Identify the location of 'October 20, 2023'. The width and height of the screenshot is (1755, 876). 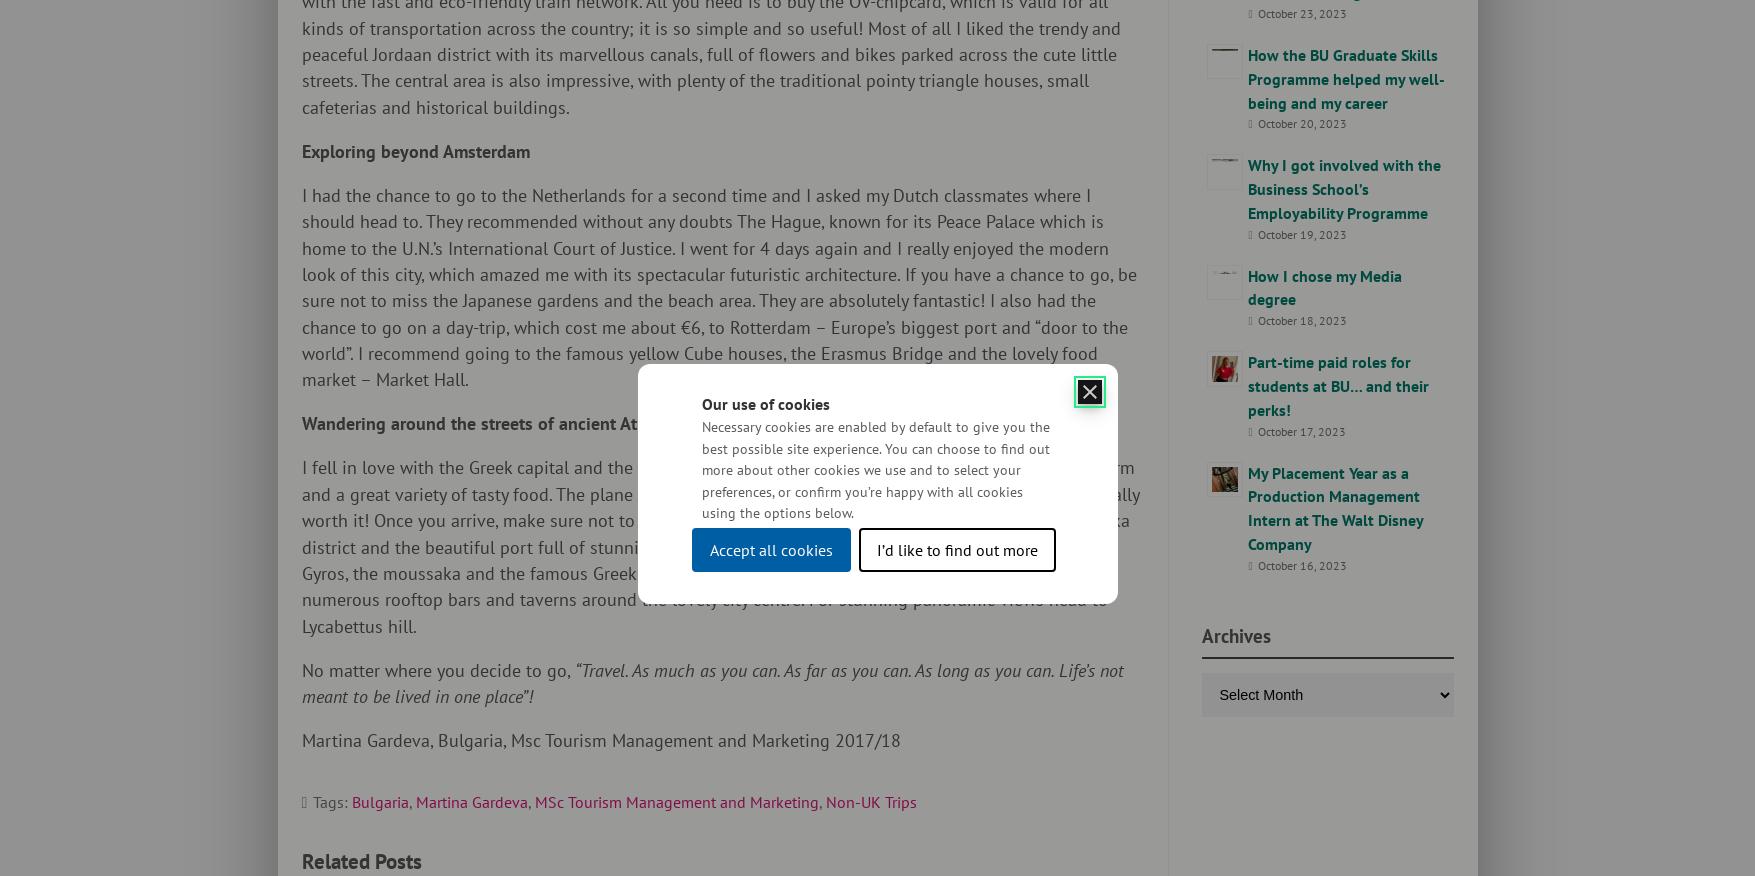
(1300, 122).